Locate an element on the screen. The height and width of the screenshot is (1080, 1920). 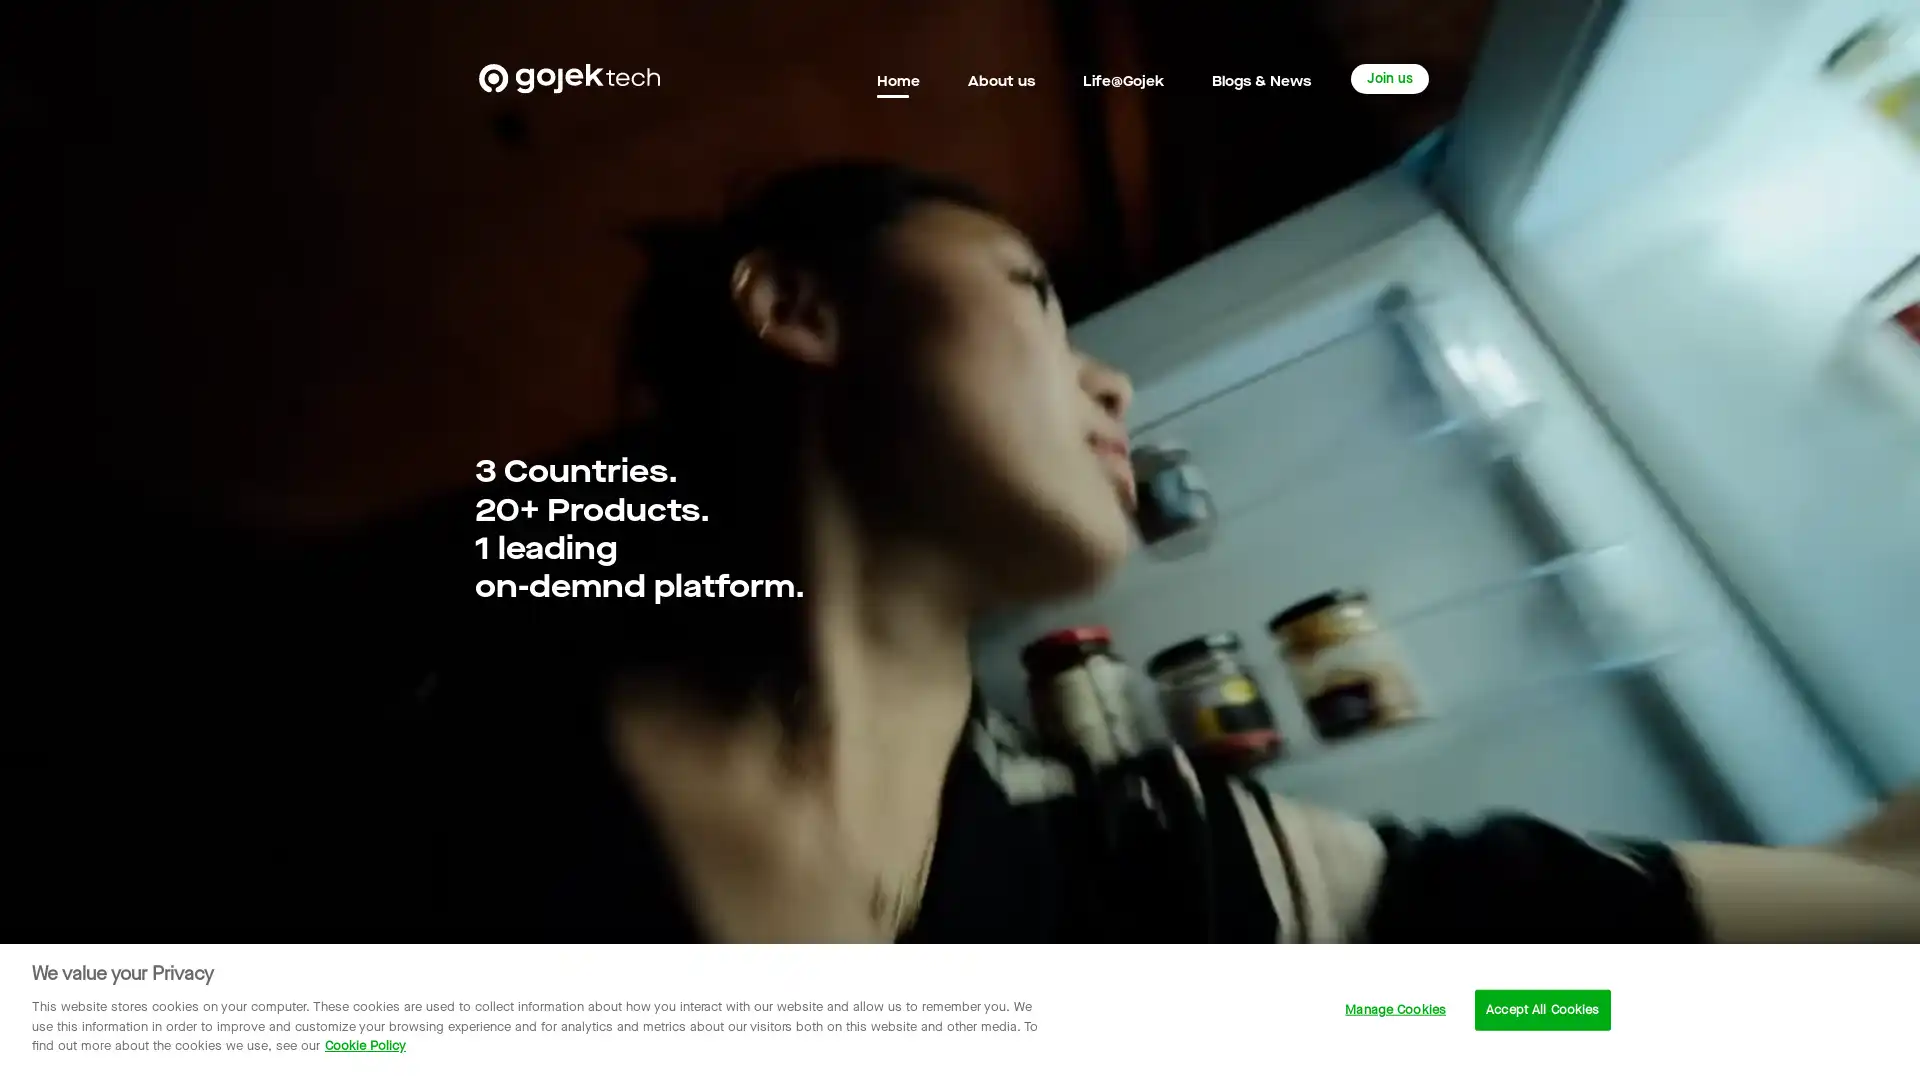
Accept All Cookies is located at coordinates (1541, 1010).